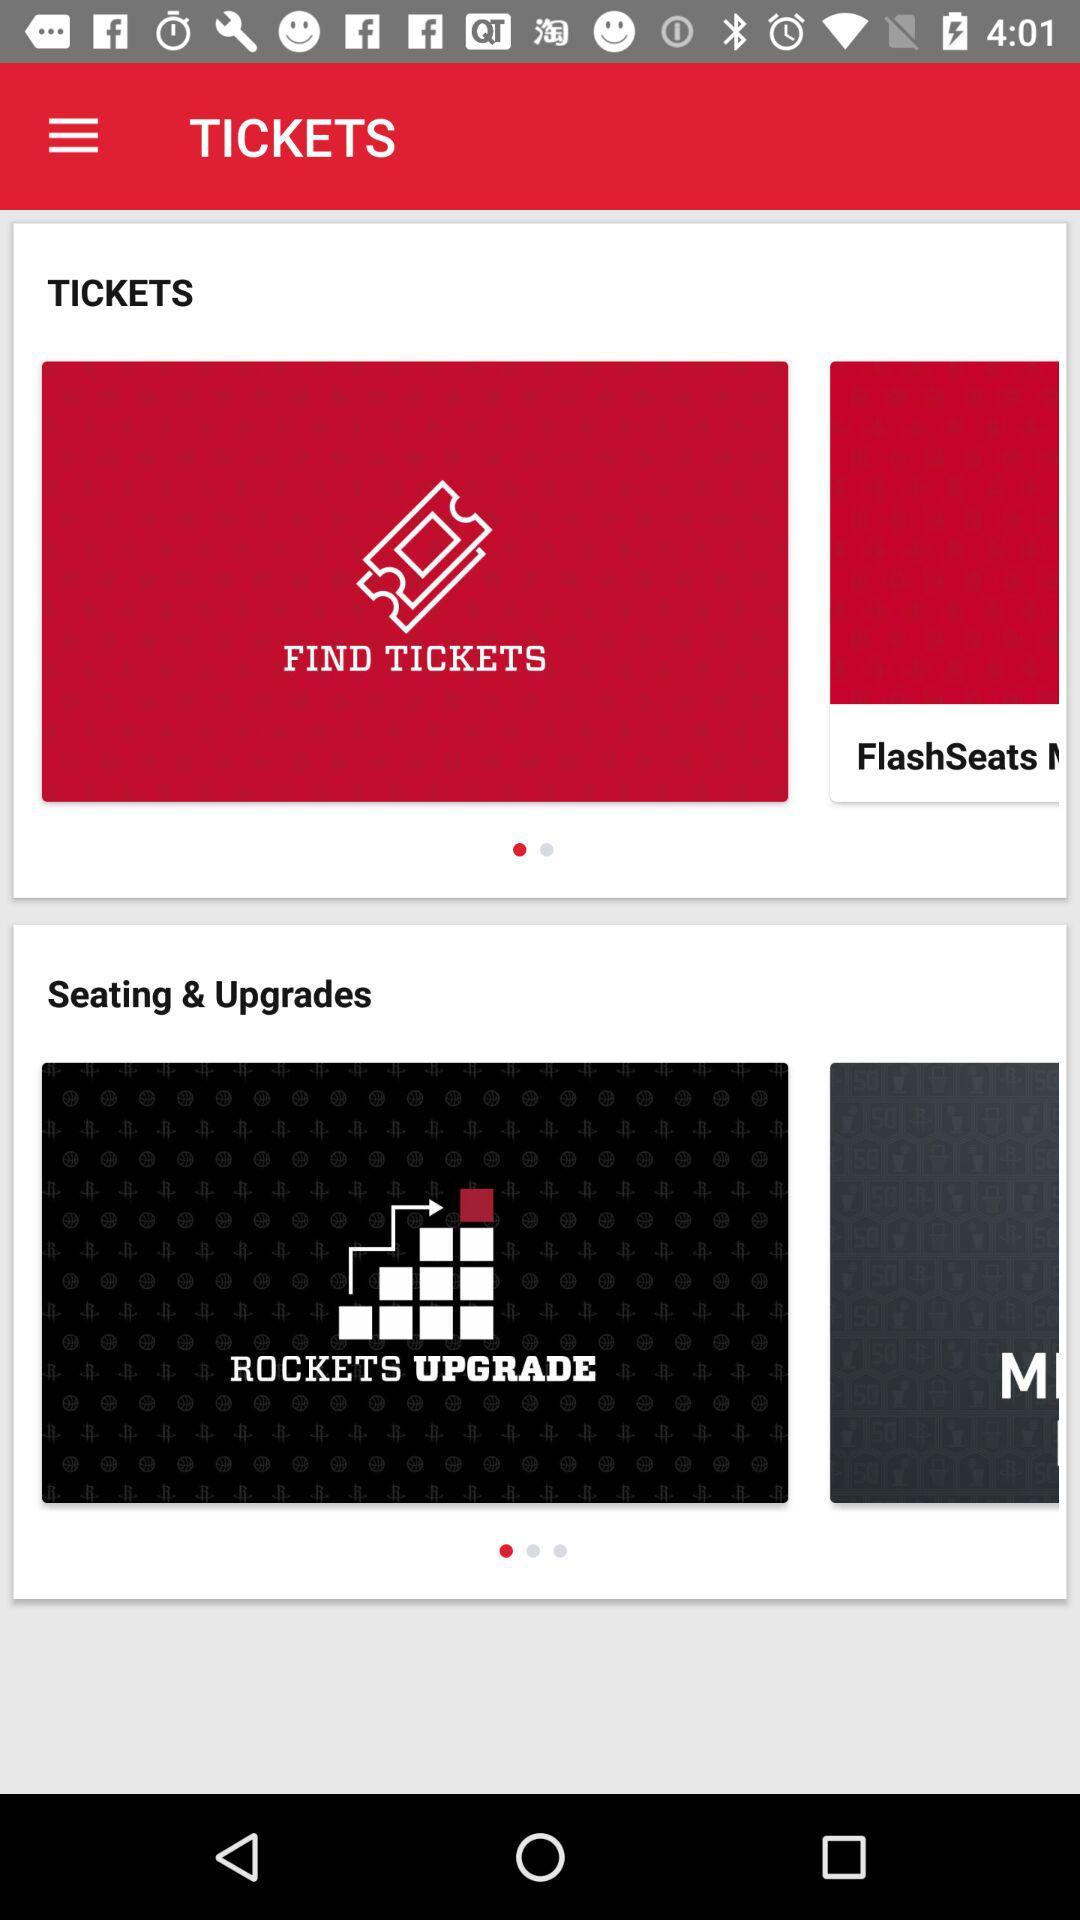 The height and width of the screenshot is (1920, 1080). What do you see at coordinates (72, 135) in the screenshot?
I see `the item to the left of the tickets item` at bounding box center [72, 135].